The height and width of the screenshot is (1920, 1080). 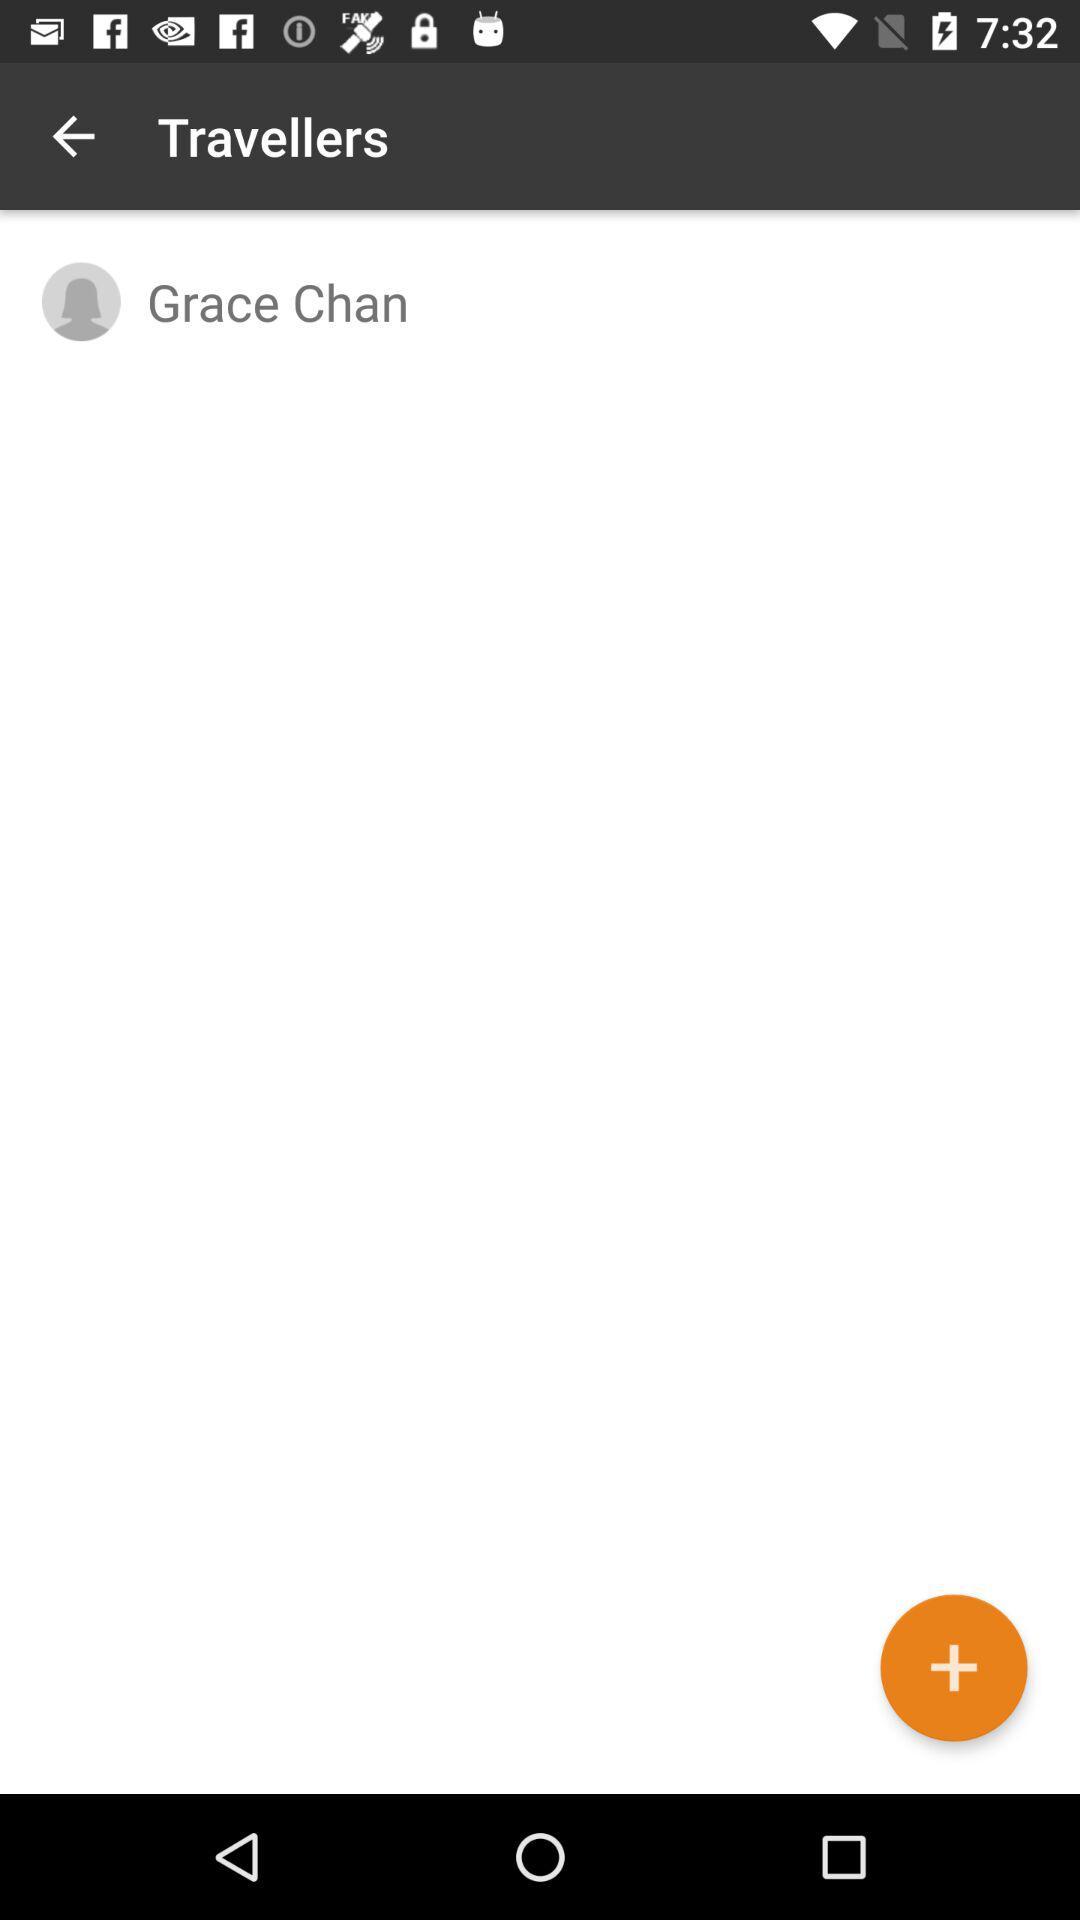 What do you see at coordinates (952, 1667) in the screenshot?
I see `the add icon` at bounding box center [952, 1667].